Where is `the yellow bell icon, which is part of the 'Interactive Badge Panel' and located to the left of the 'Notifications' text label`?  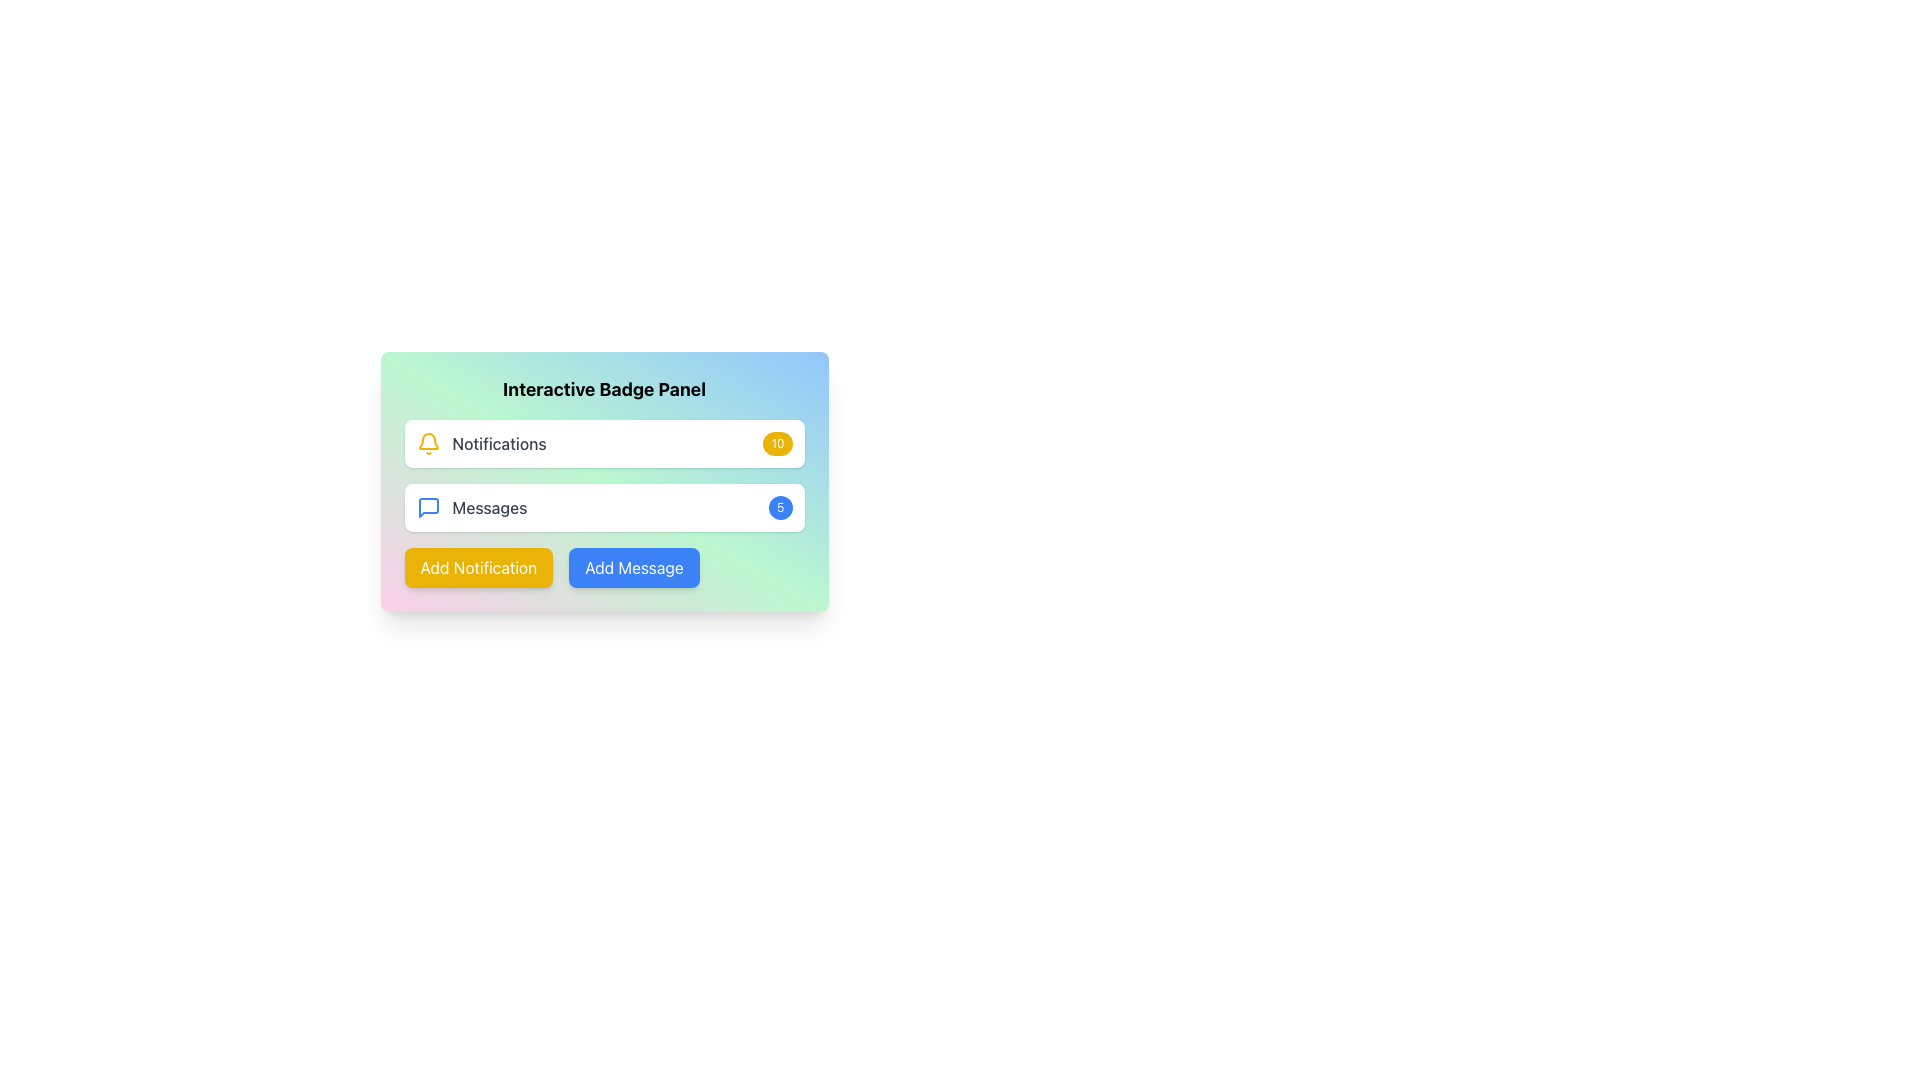
the yellow bell icon, which is part of the 'Interactive Badge Panel' and located to the left of the 'Notifications' text label is located at coordinates (427, 442).